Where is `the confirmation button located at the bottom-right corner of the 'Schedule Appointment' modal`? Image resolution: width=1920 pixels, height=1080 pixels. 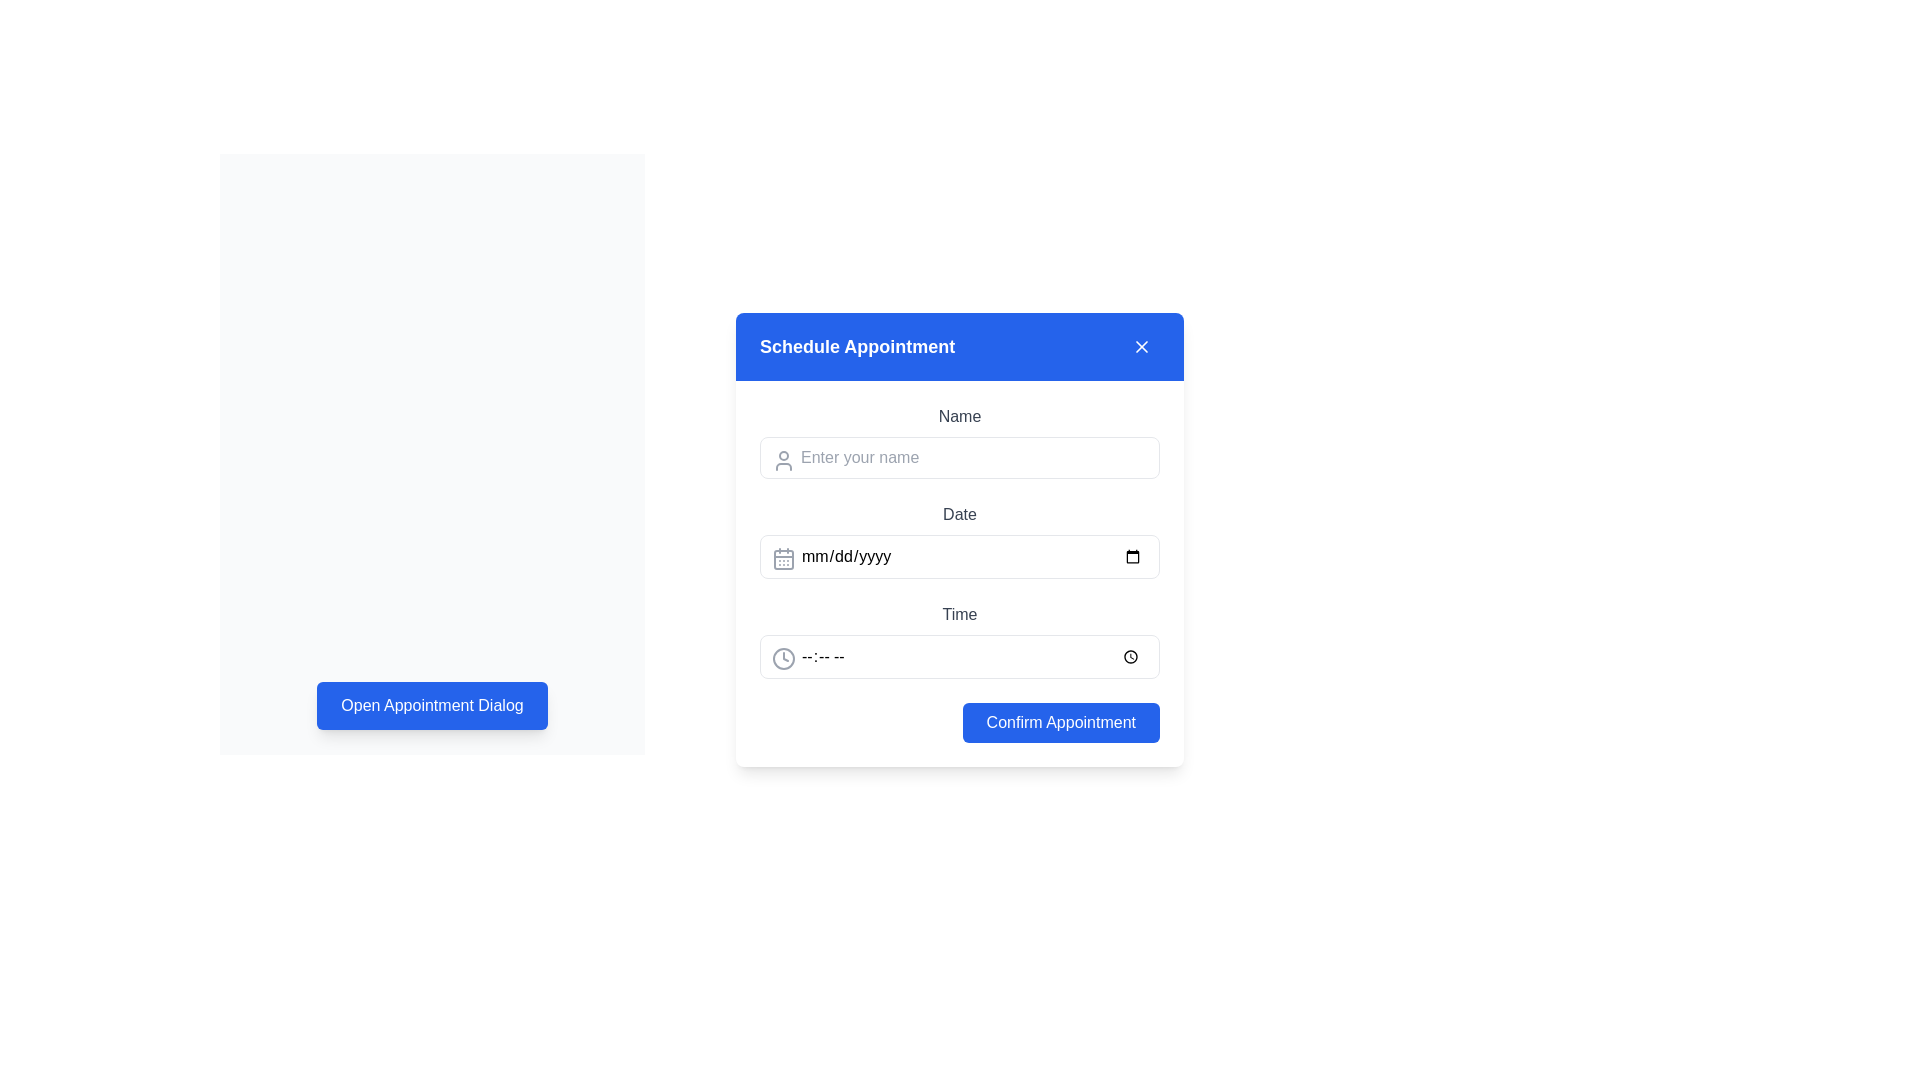 the confirmation button located at the bottom-right corner of the 'Schedule Appointment' modal is located at coordinates (960, 722).